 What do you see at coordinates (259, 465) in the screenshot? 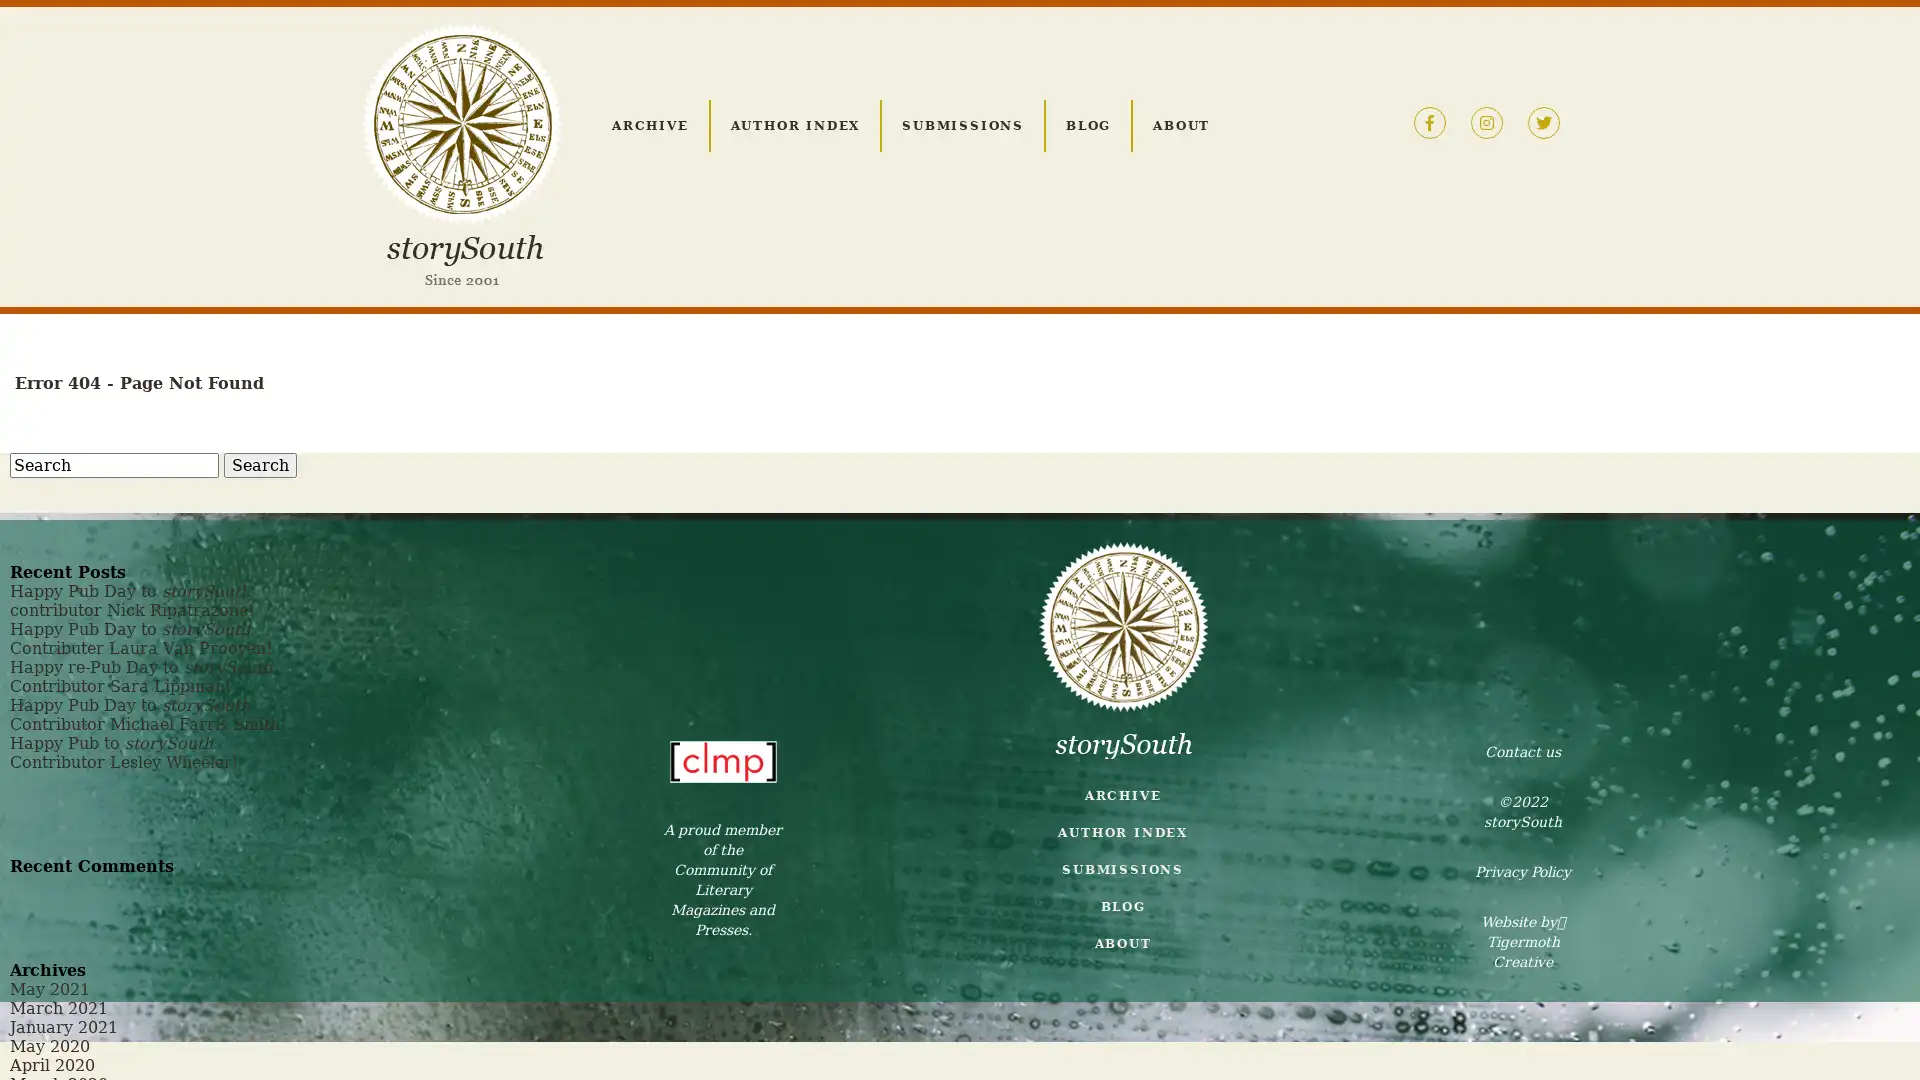
I see `Search` at bounding box center [259, 465].